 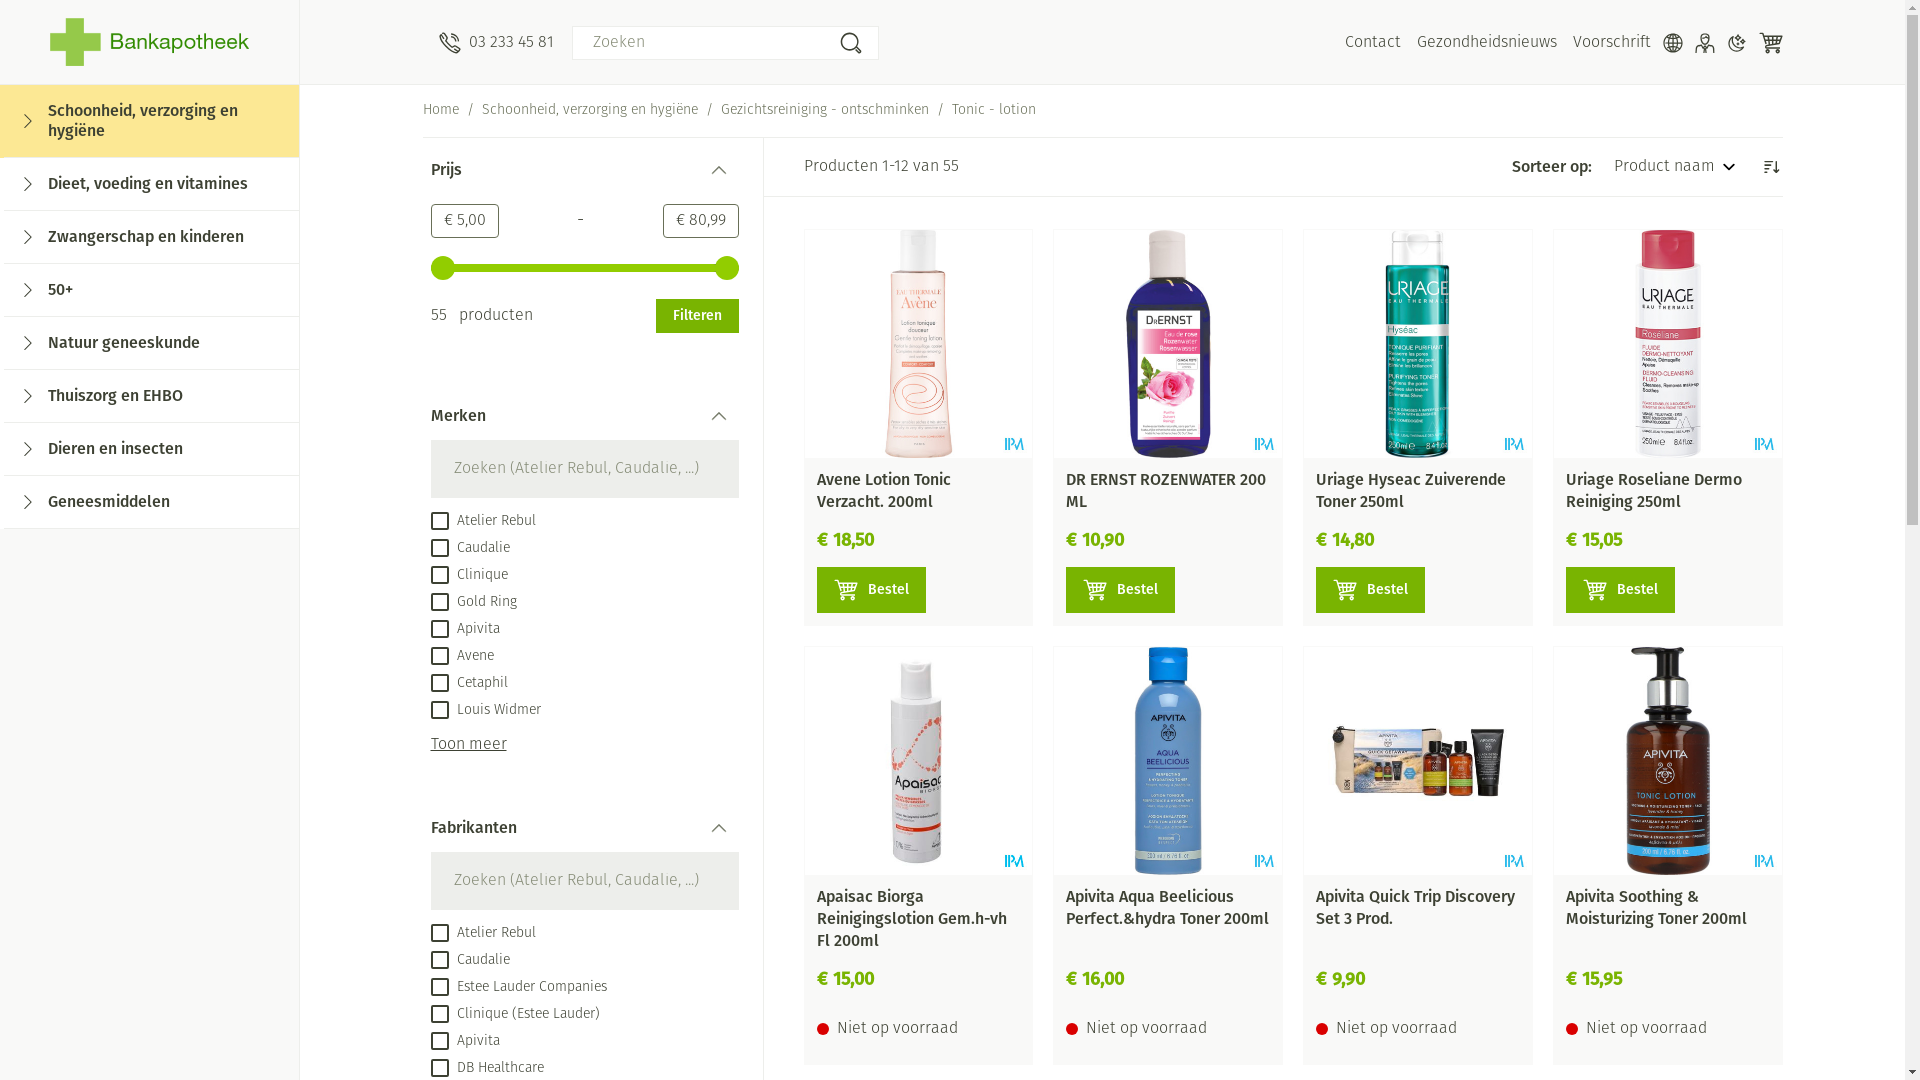 What do you see at coordinates (1770, 42) in the screenshot?
I see `'Winkelwagen'` at bounding box center [1770, 42].